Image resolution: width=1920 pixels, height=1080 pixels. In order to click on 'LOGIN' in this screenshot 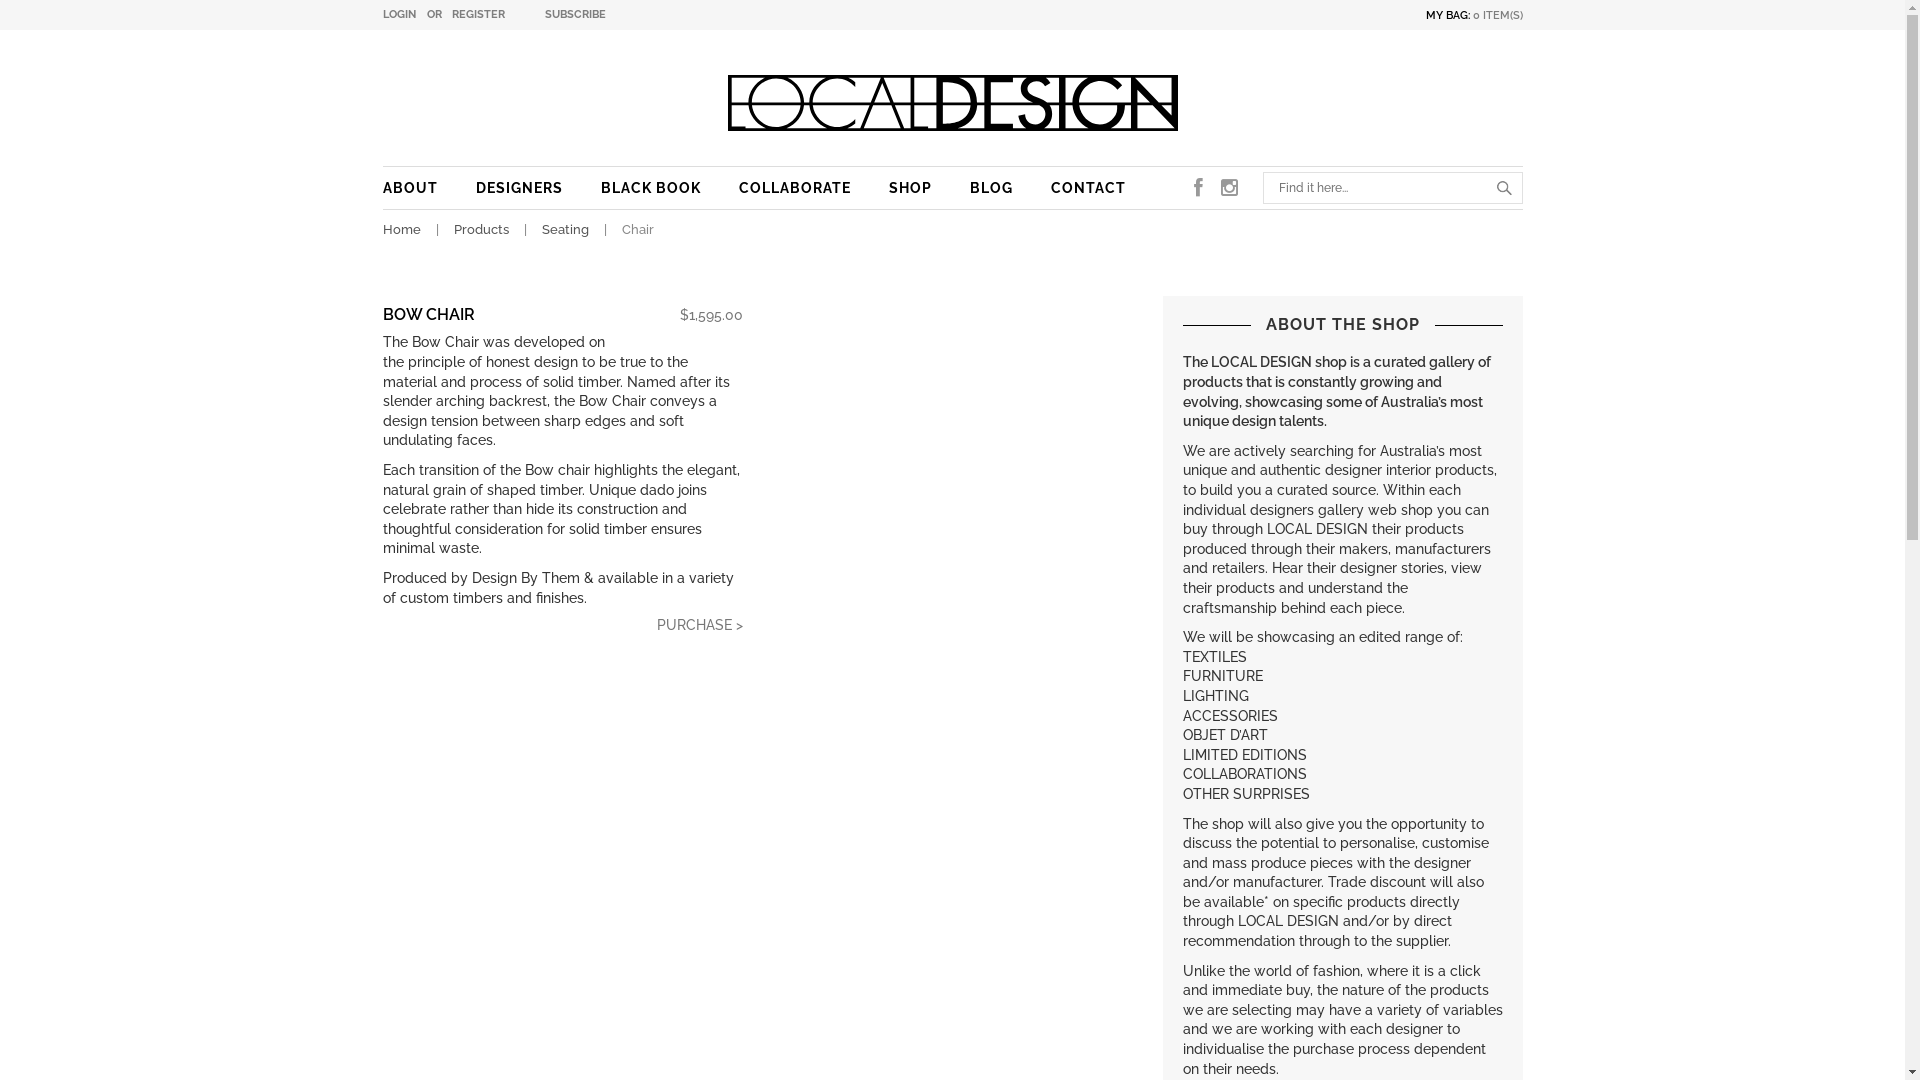, I will do `click(398, 14)`.